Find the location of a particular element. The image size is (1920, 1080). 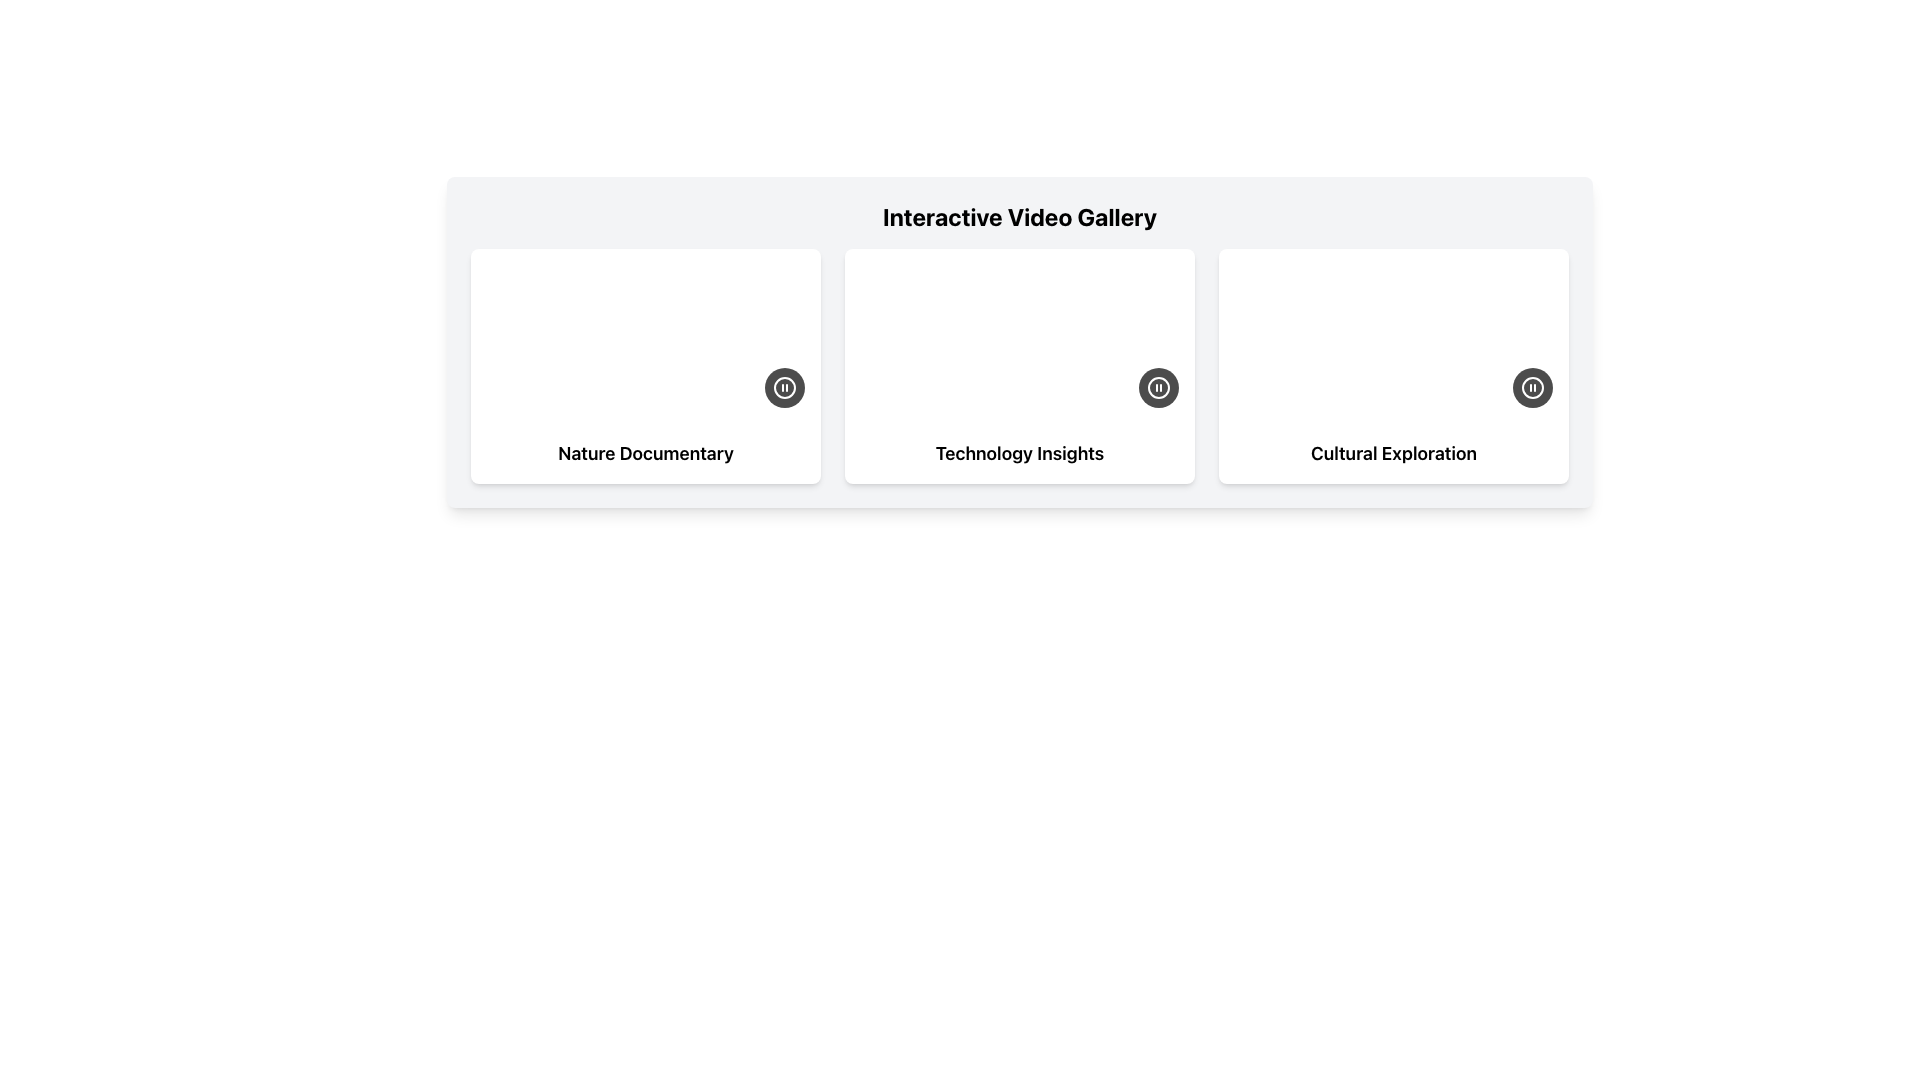

the circular Pause button with a dark background and a white pause icon located in the bottom-right corner of the 'Nature Documentary' card is located at coordinates (784, 388).